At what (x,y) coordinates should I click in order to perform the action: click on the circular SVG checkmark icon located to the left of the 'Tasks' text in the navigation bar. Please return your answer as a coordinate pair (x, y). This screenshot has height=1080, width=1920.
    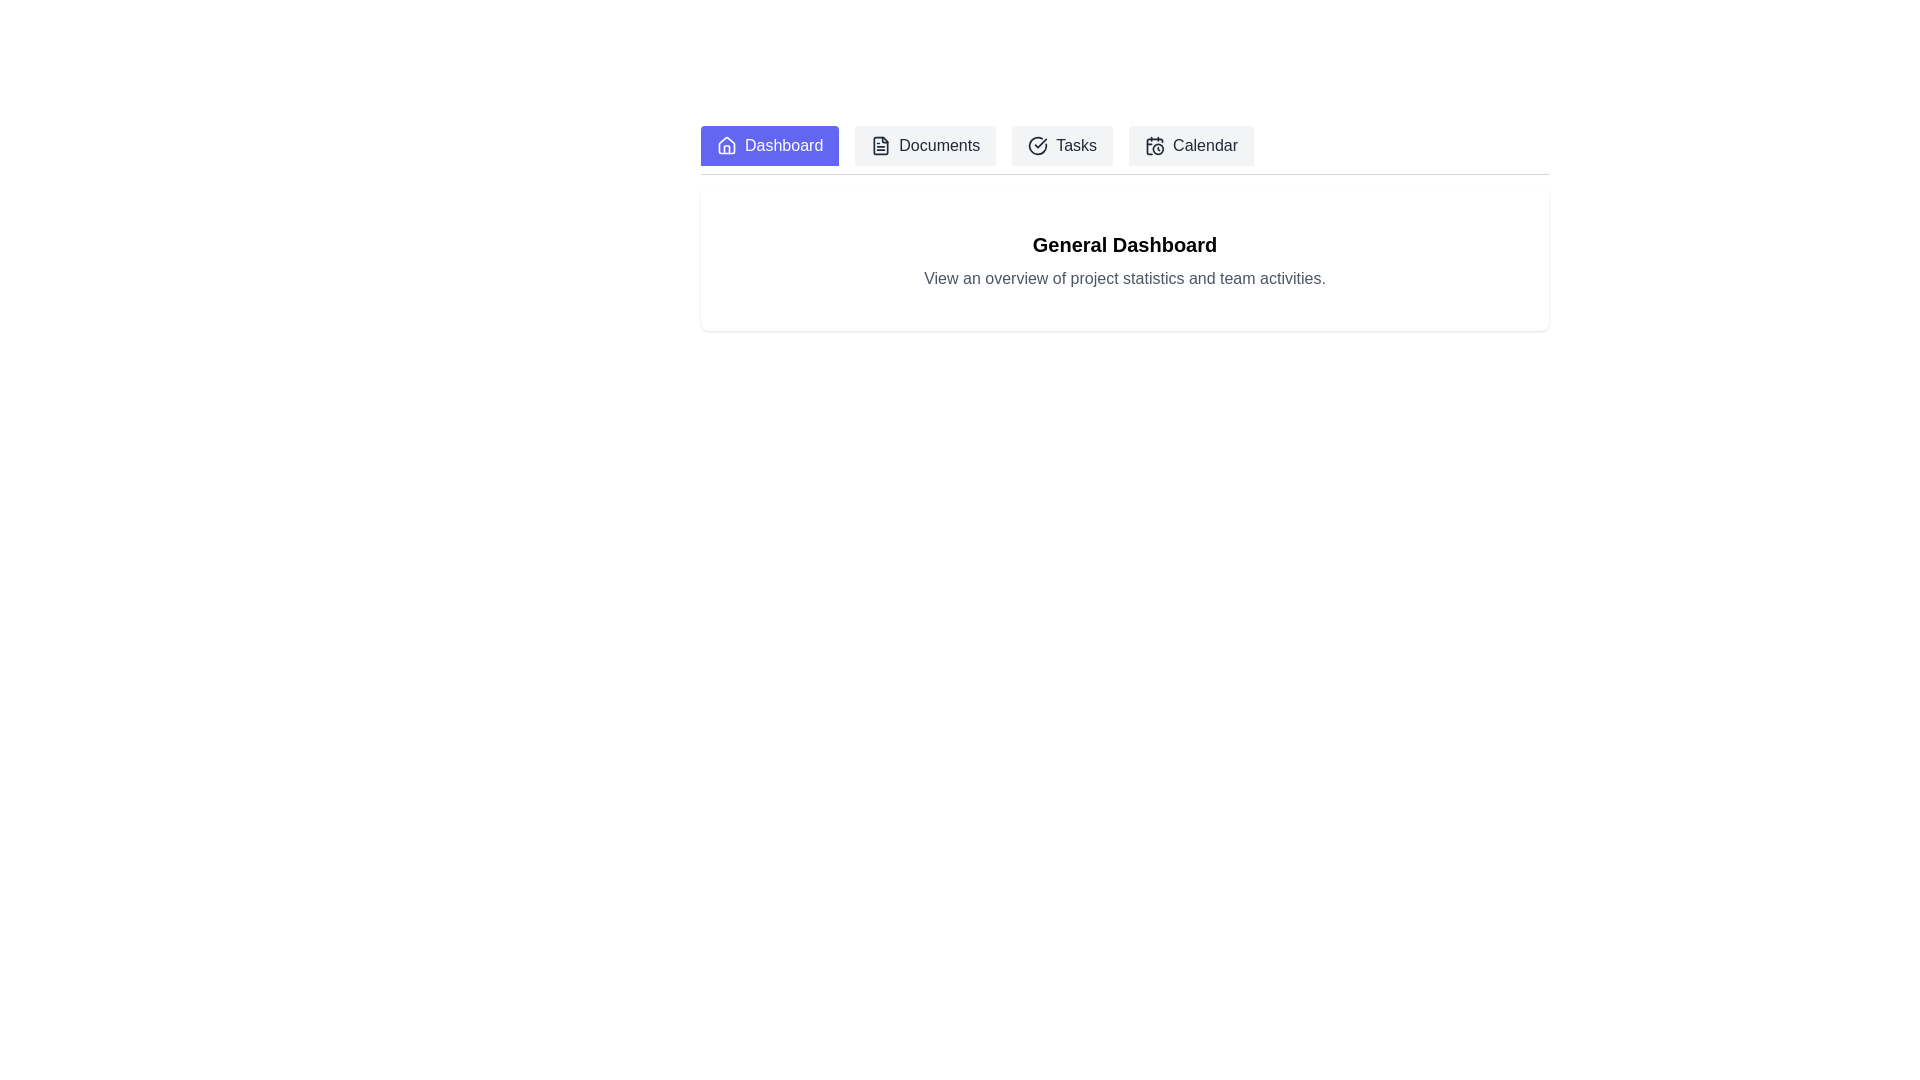
    Looking at the image, I should click on (1038, 145).